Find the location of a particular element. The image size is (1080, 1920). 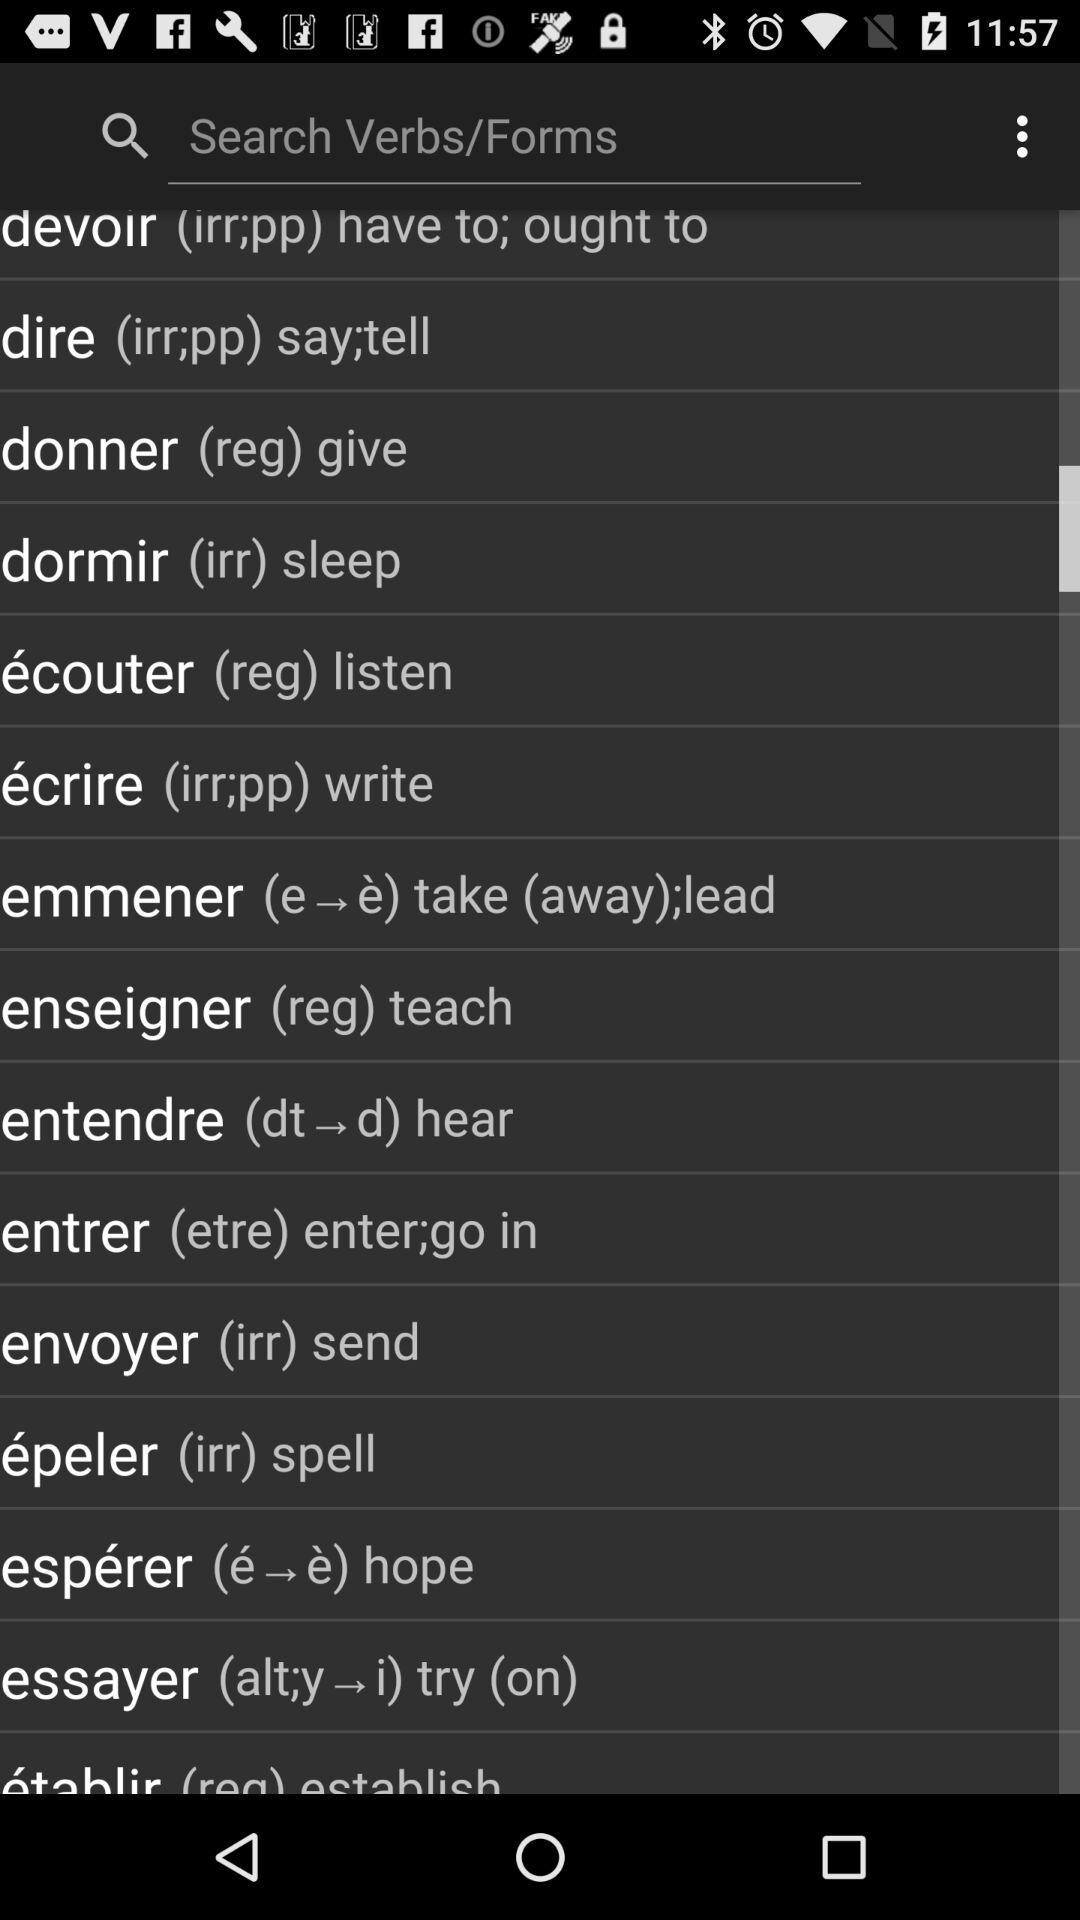

item next to the essayer app is located at coordinates (398, 1675).